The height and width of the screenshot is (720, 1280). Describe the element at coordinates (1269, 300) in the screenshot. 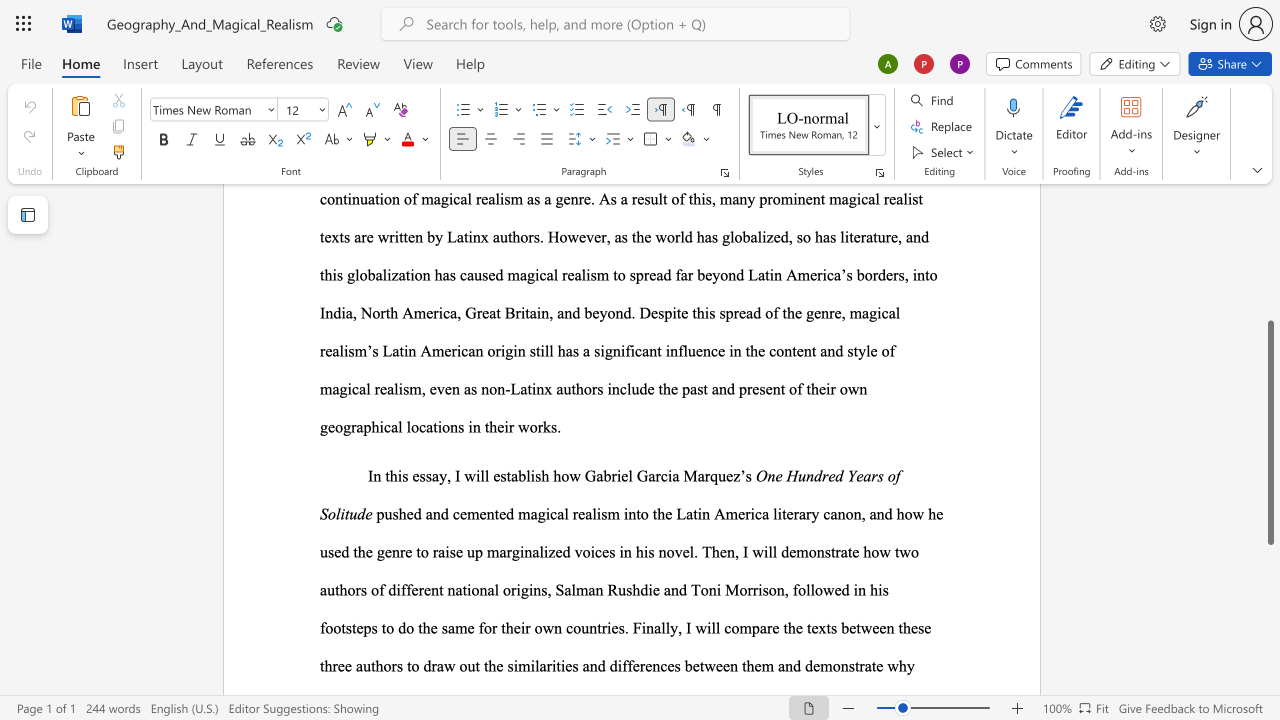

I see `the scrollbar to scroll the page up` at that location.